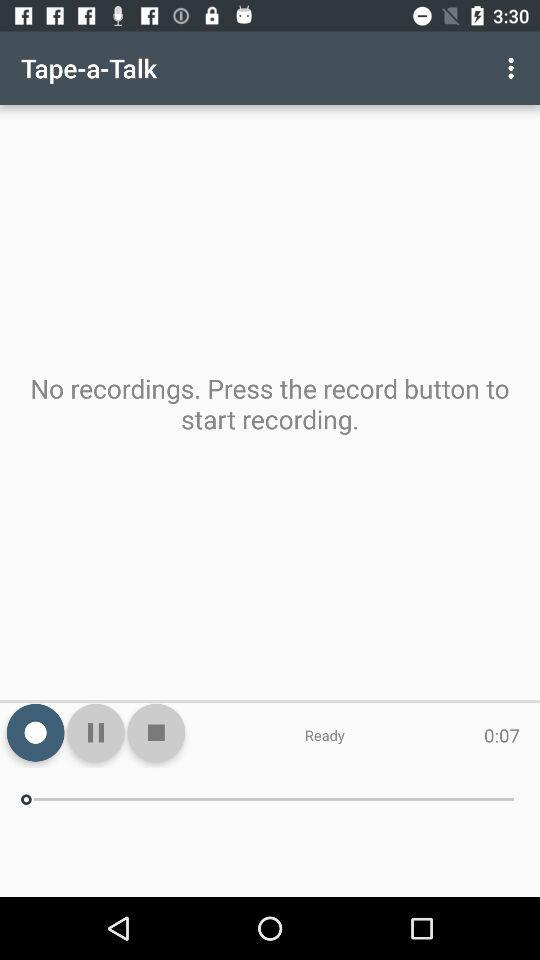 The width and height of the screenshot is (540, 960). I want to click on icon at the top right corner, so click(513, 68).